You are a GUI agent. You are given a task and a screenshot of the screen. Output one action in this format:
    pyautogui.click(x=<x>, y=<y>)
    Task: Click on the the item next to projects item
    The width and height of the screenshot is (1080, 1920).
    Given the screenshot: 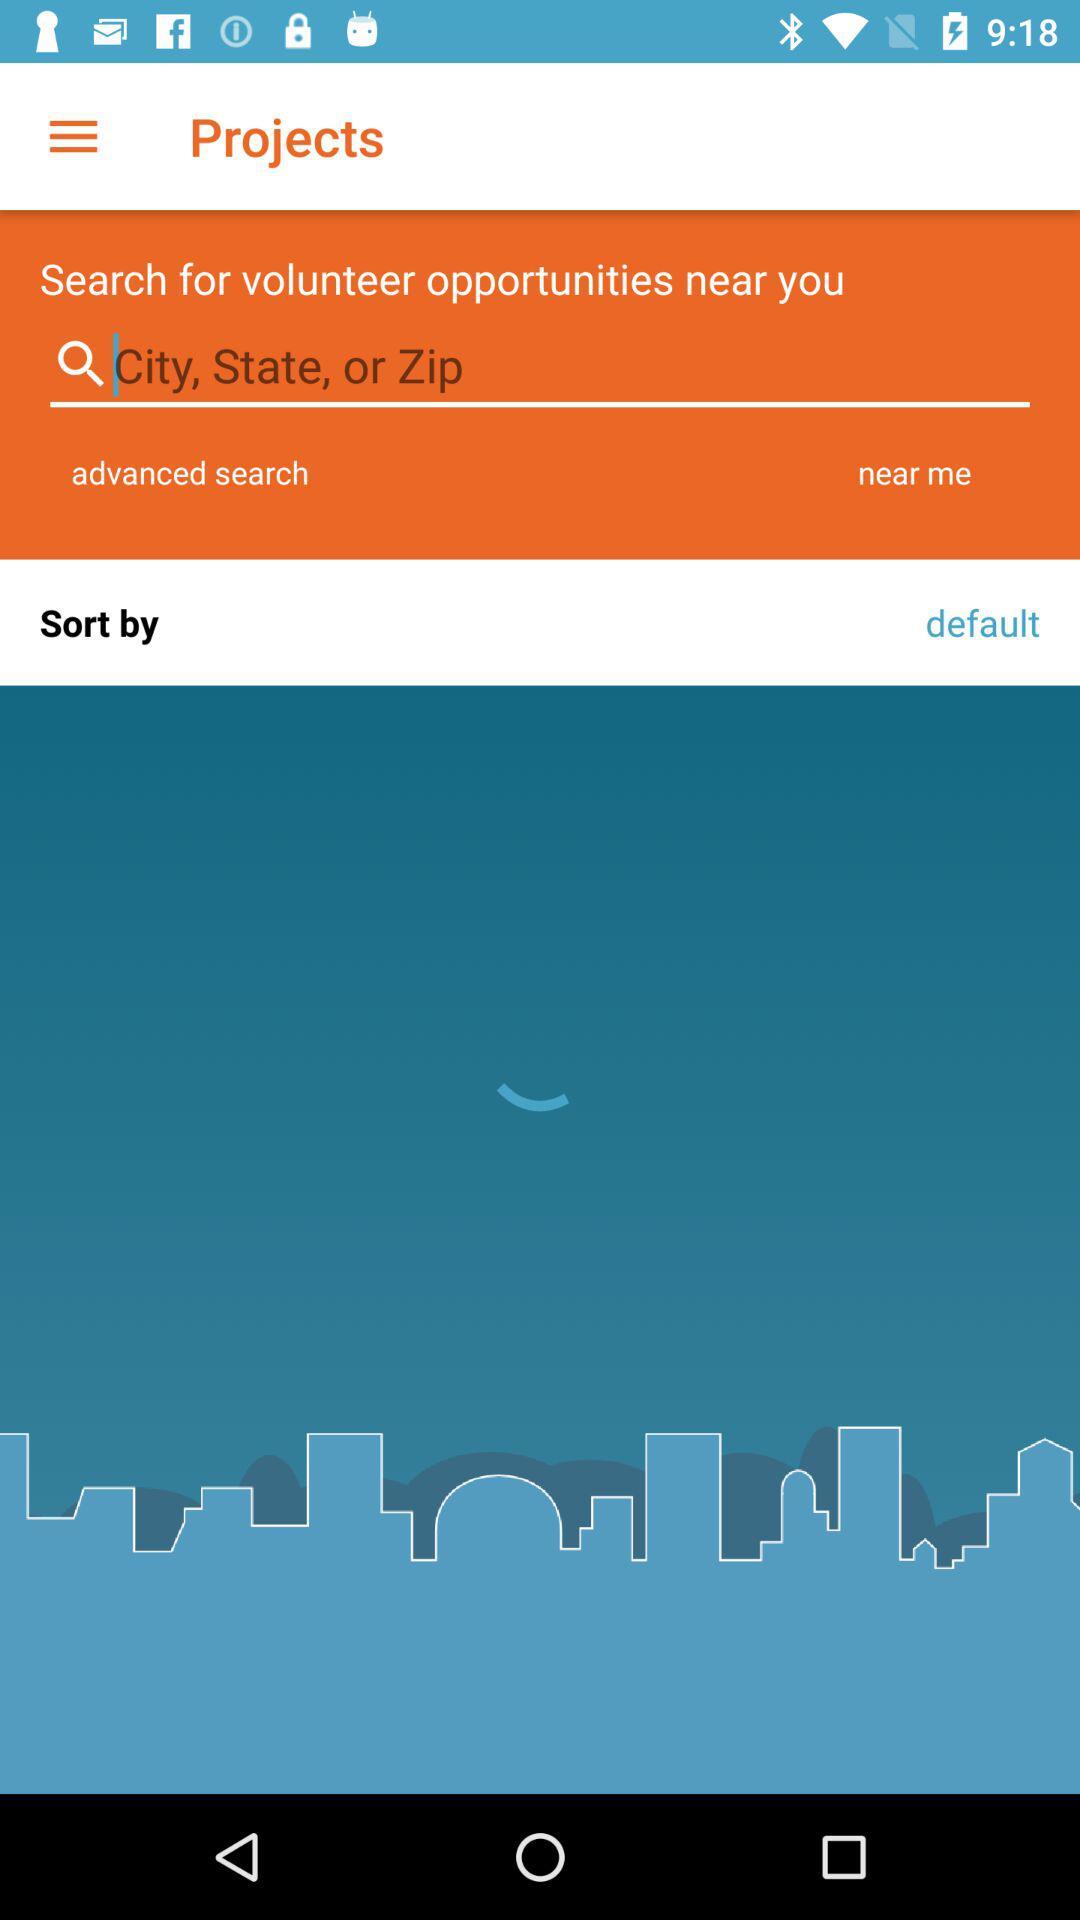 What is the action you would take?
    pyautogui.click(x=72, y=135)
    